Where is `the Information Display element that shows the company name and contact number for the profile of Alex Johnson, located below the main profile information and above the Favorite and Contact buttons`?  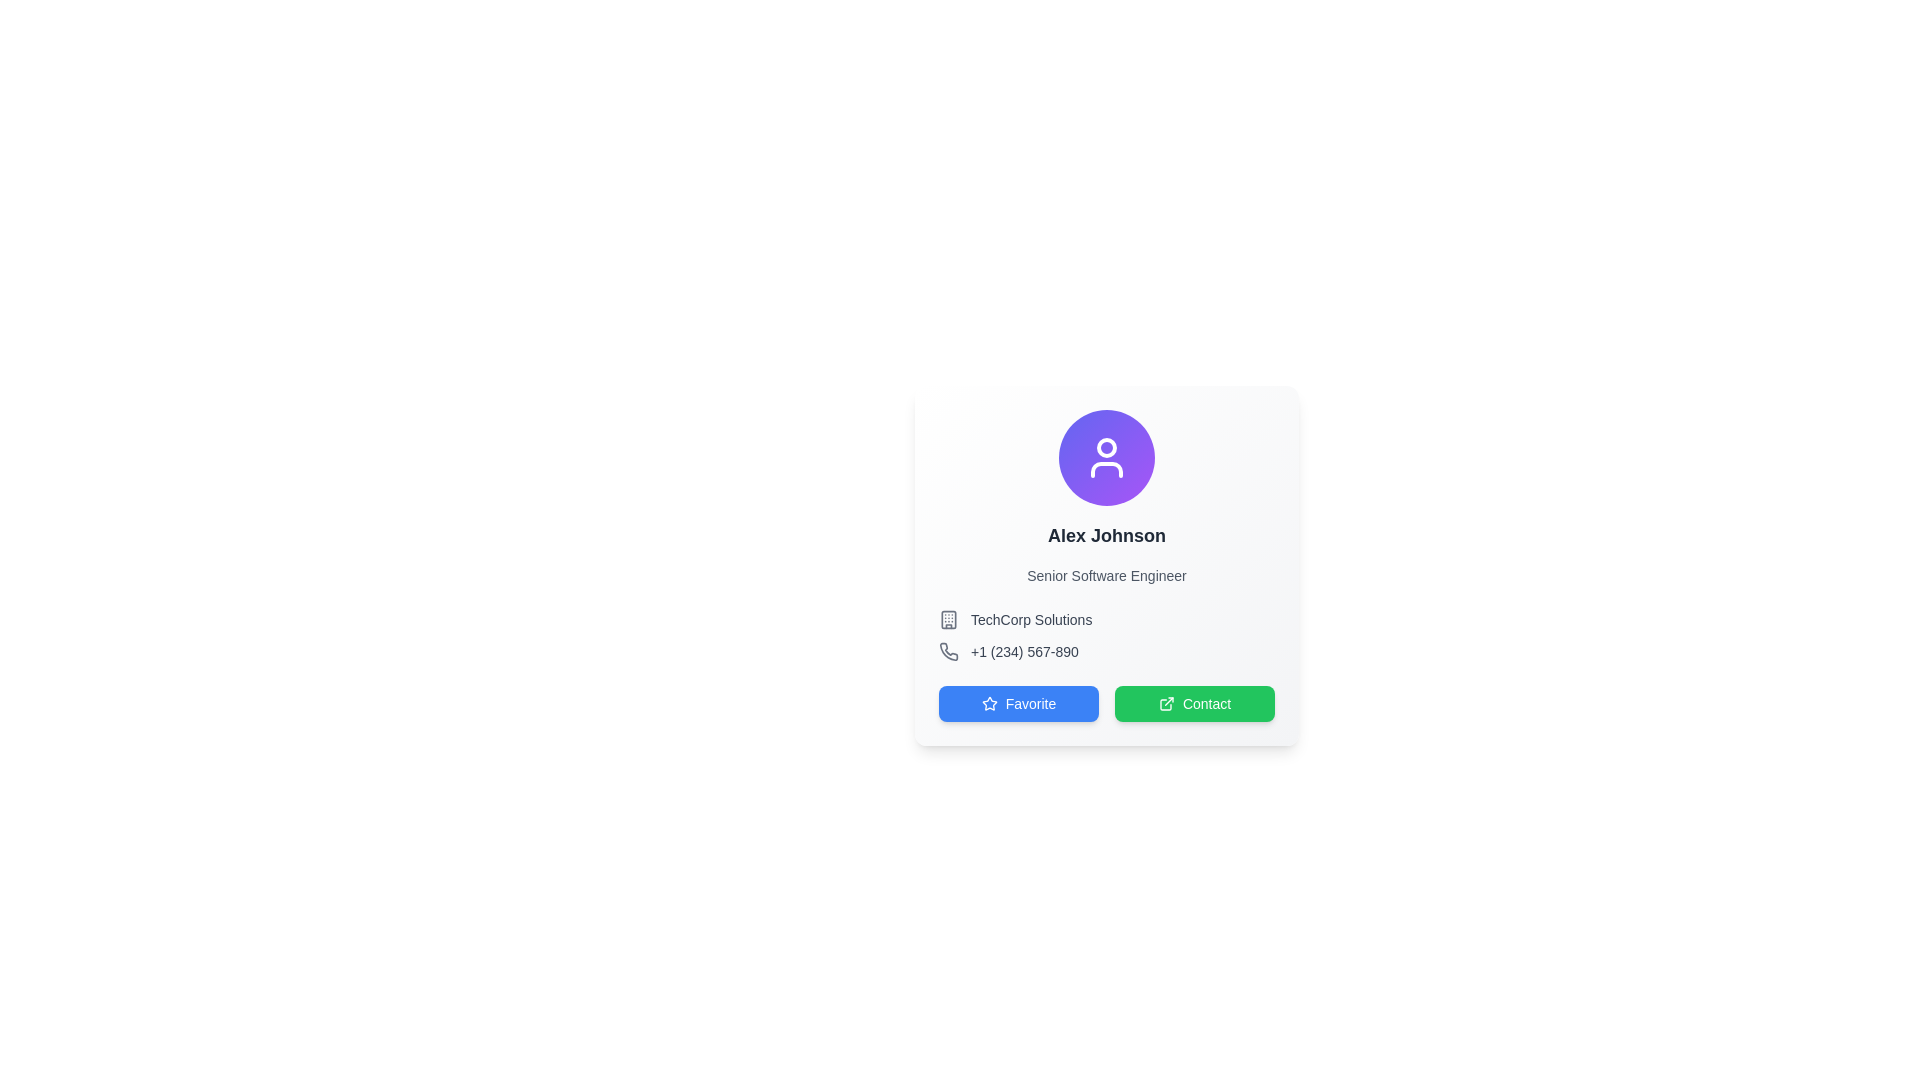 the Information Display element that shows the company name and contact number for the profile of Alex Johnson, located below the main profile information and above the Favorite and Contact buttons is located at coordinates (1106, 636).